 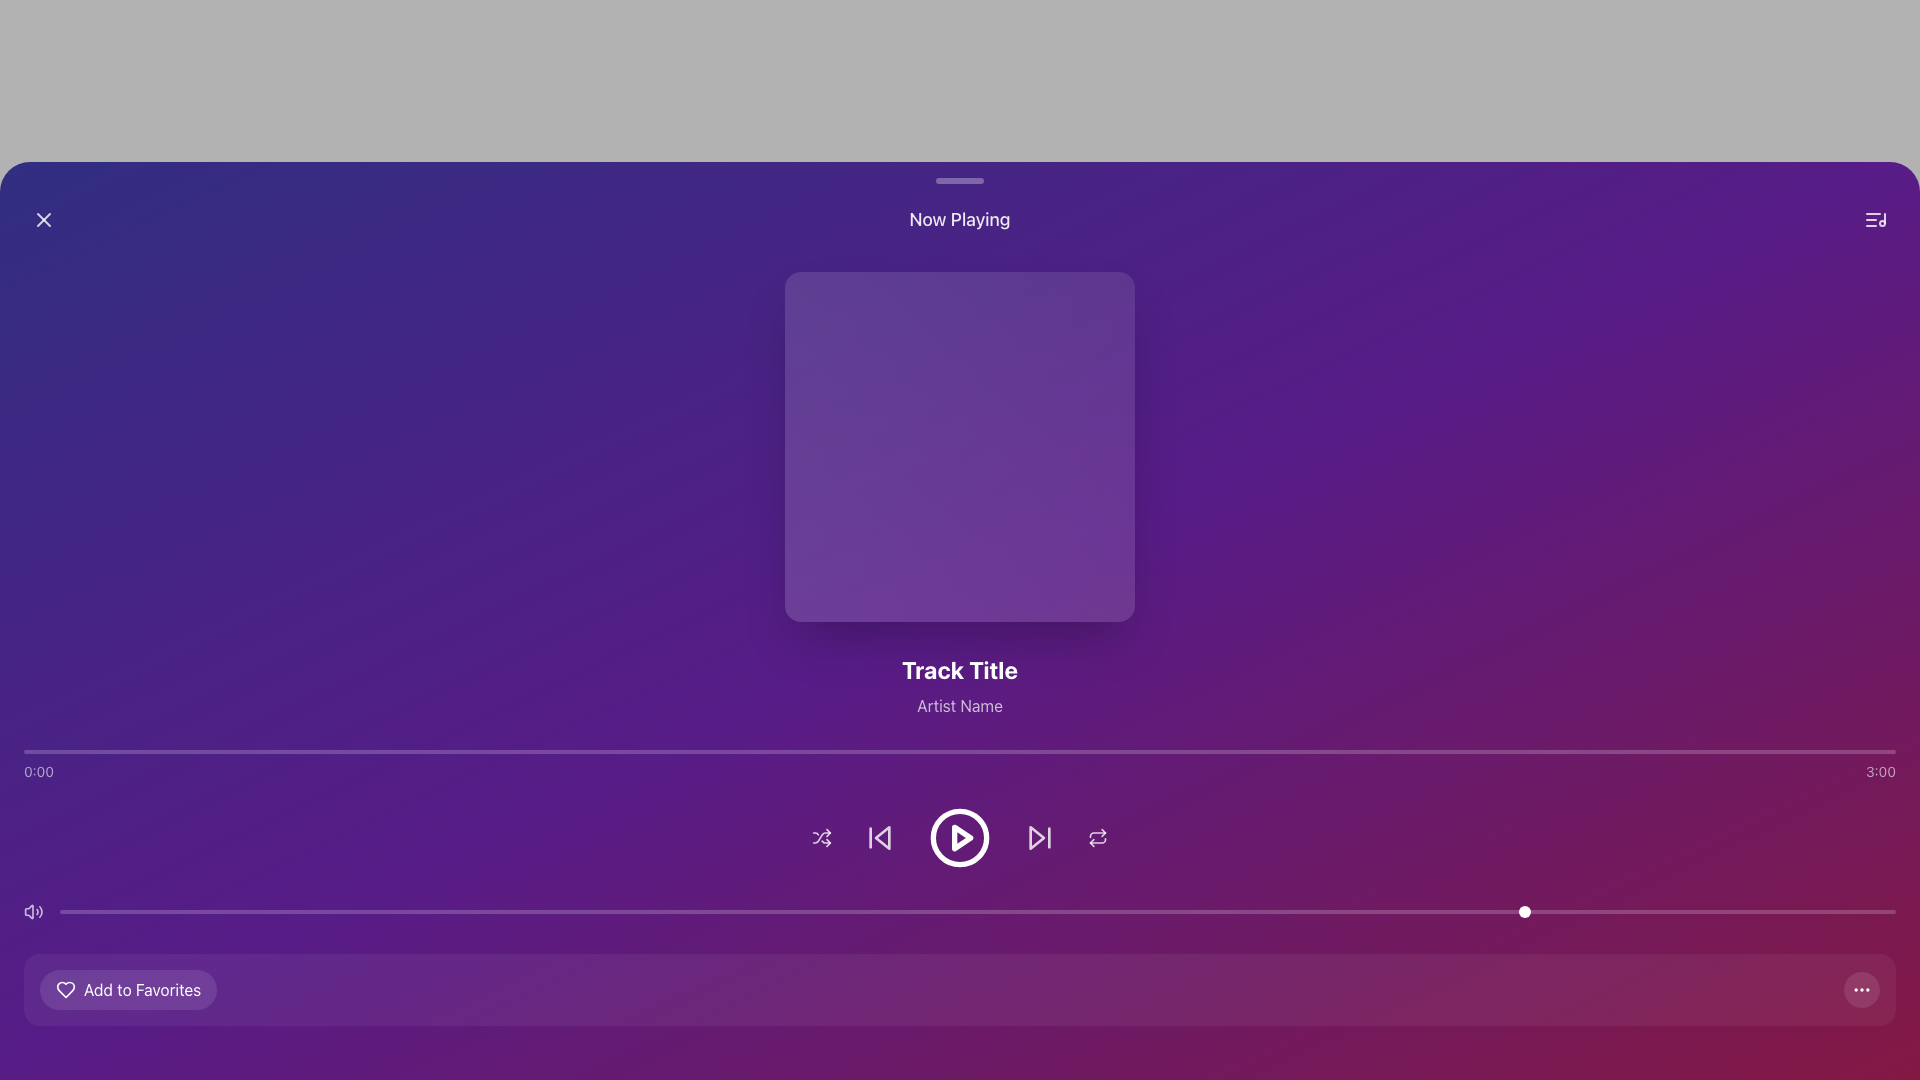 What do you see at coordinates (1857, 752) in the screenshot?
I see `the playback progress` at bounding box center [1857, 752].